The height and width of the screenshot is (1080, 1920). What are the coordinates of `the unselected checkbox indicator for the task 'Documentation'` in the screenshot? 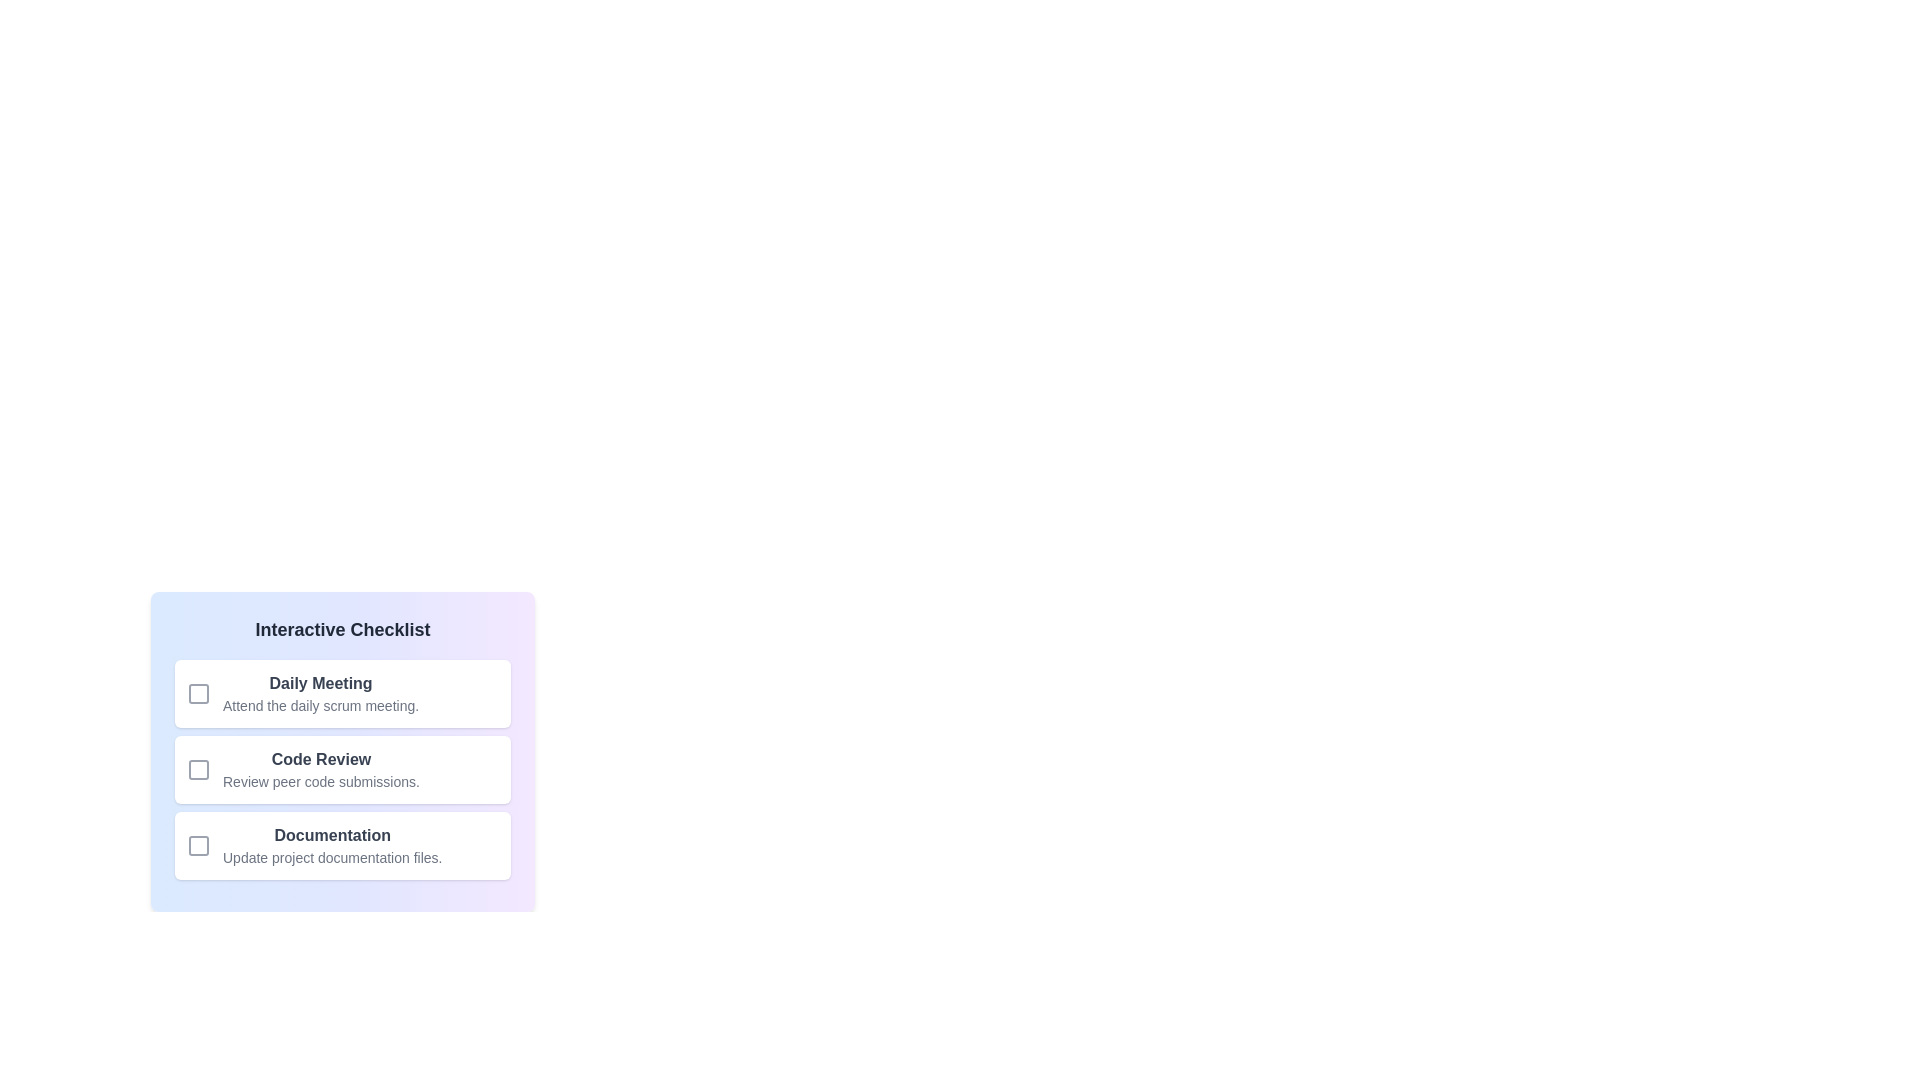 It's located at (198, 845).